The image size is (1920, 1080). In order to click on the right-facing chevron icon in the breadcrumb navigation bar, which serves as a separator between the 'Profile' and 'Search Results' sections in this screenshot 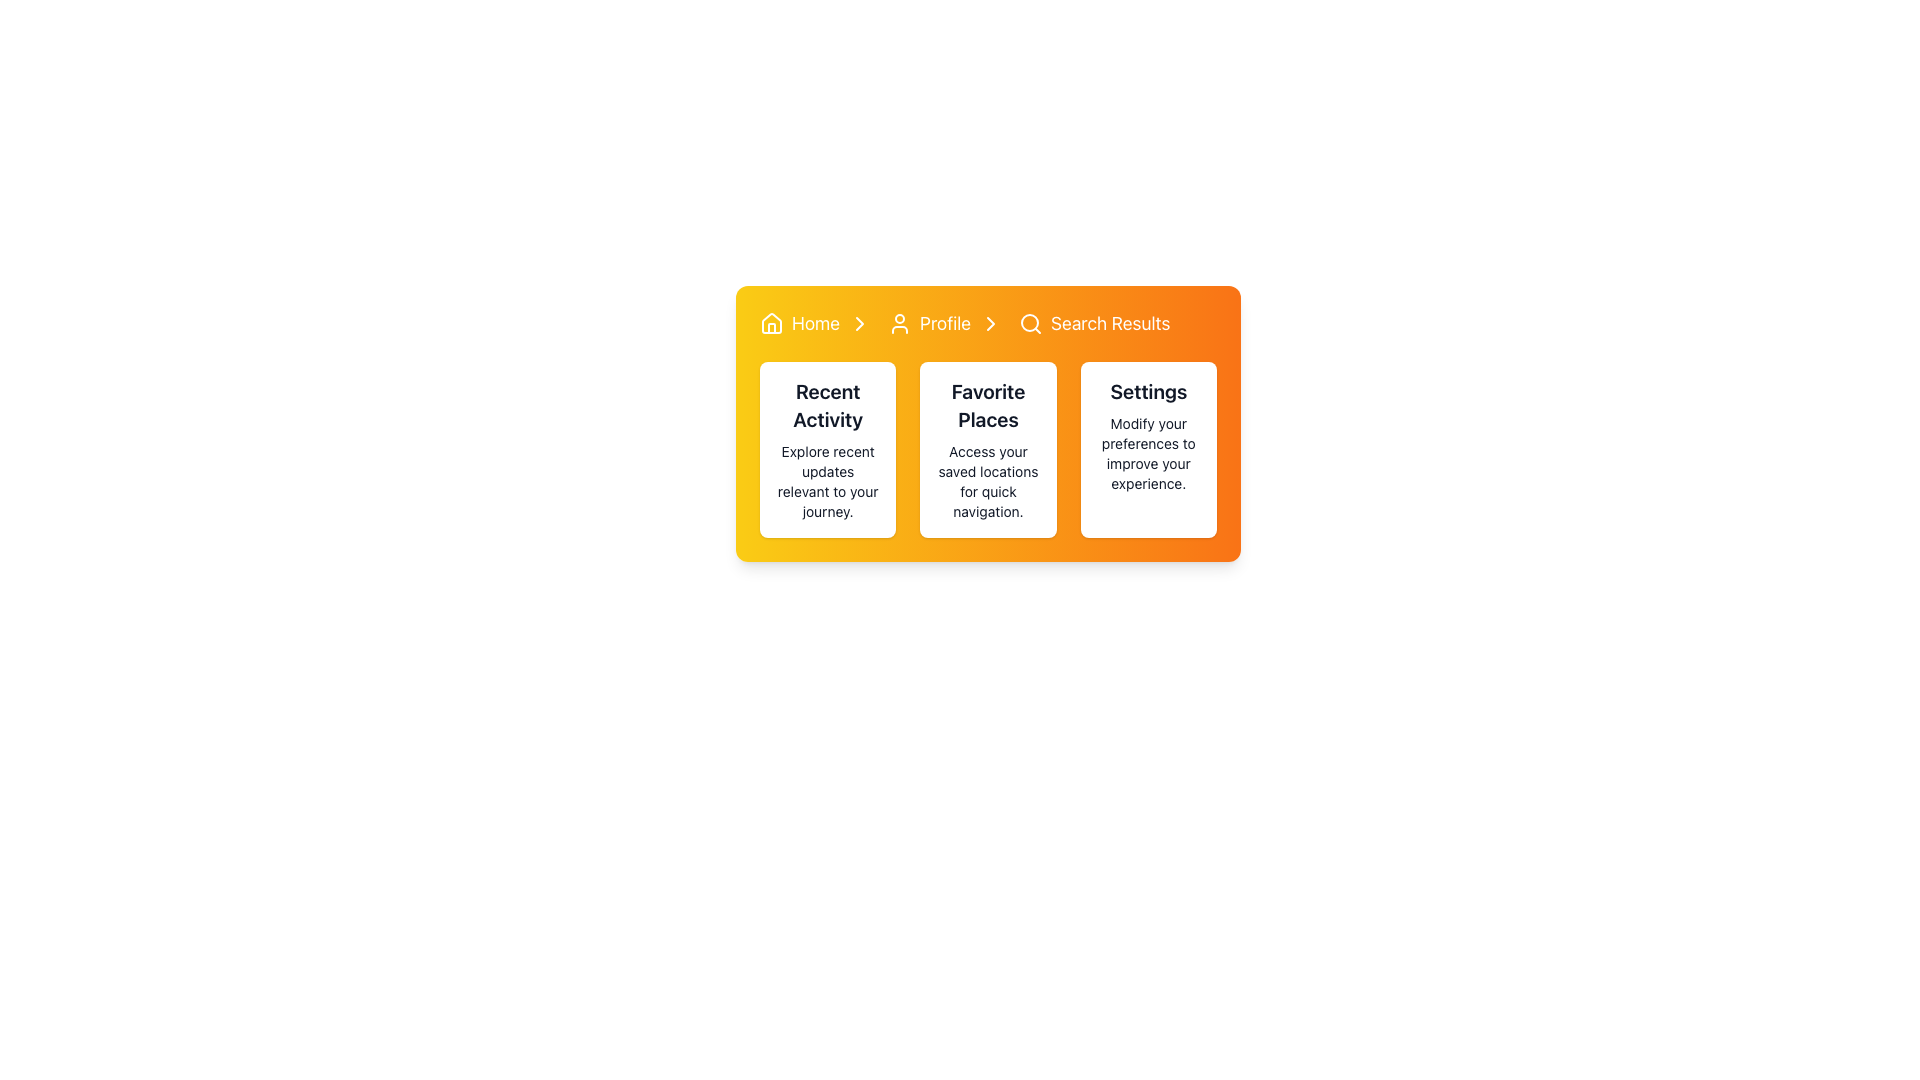, I will do `click(859, 323)`.